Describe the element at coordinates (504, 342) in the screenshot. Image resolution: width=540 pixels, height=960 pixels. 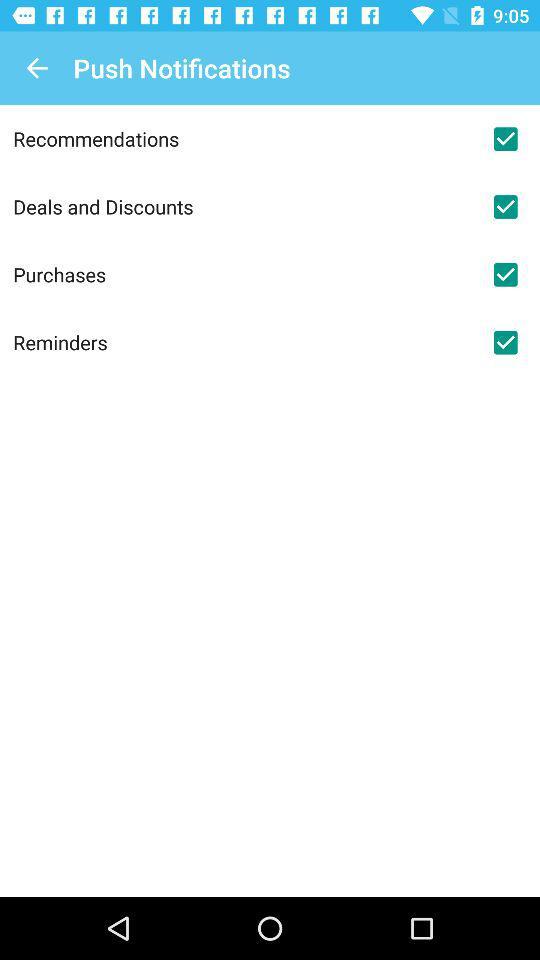
I see `option` at that location.